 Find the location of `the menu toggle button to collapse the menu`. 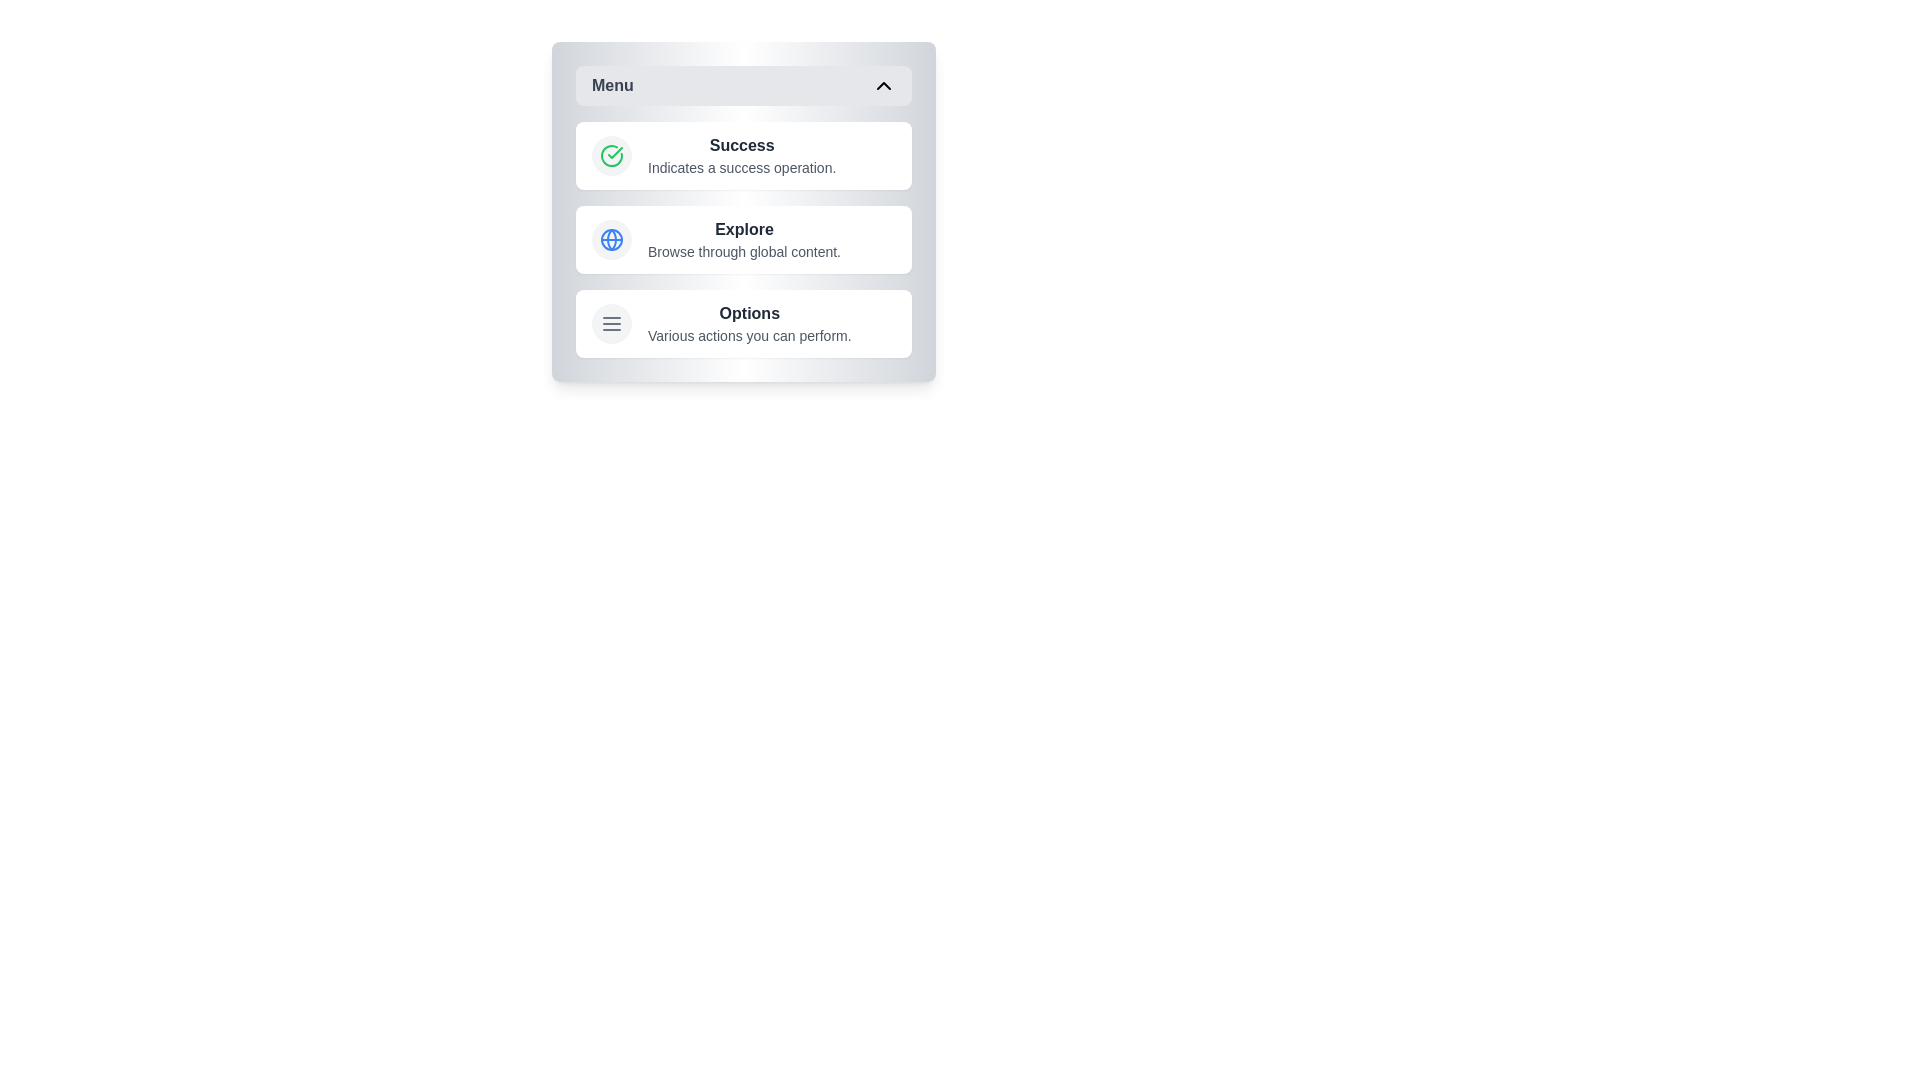

the menu toggle button to collapse the menu is located at coordinates (743, 84).